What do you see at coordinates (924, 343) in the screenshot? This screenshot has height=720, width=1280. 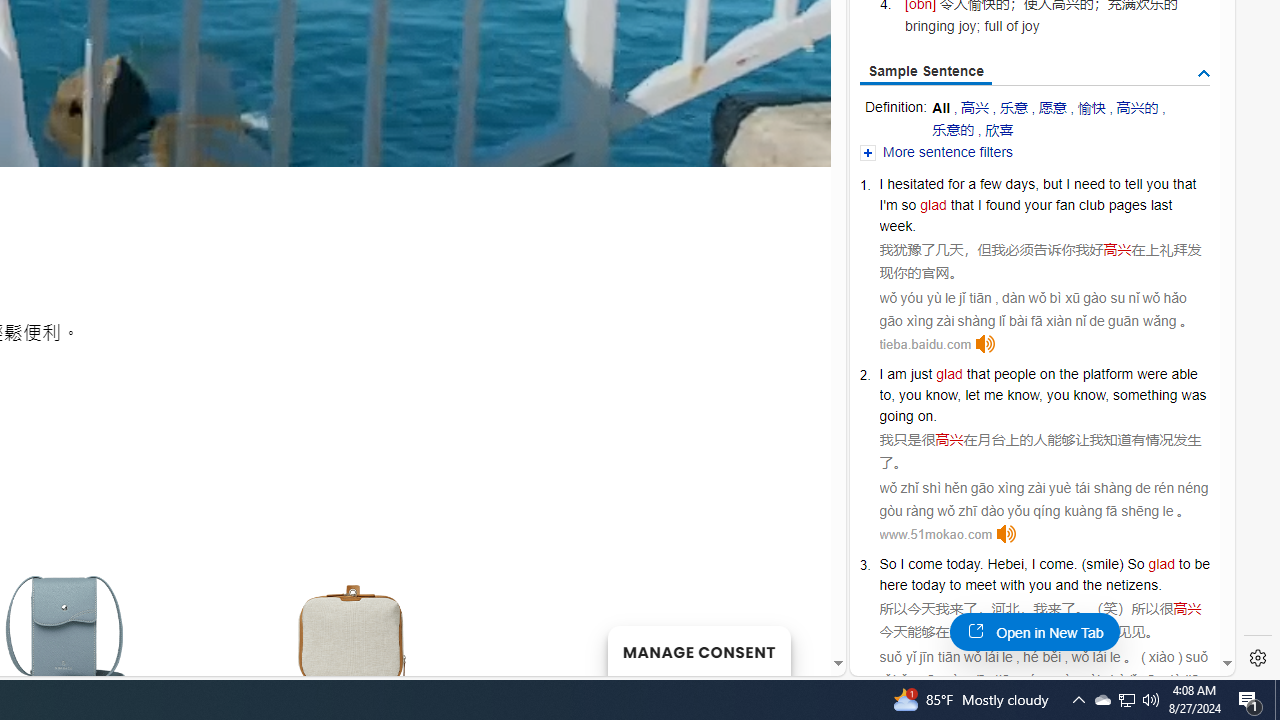 I see `'tieba.baidu.com'` at bounding box center [924, 343].